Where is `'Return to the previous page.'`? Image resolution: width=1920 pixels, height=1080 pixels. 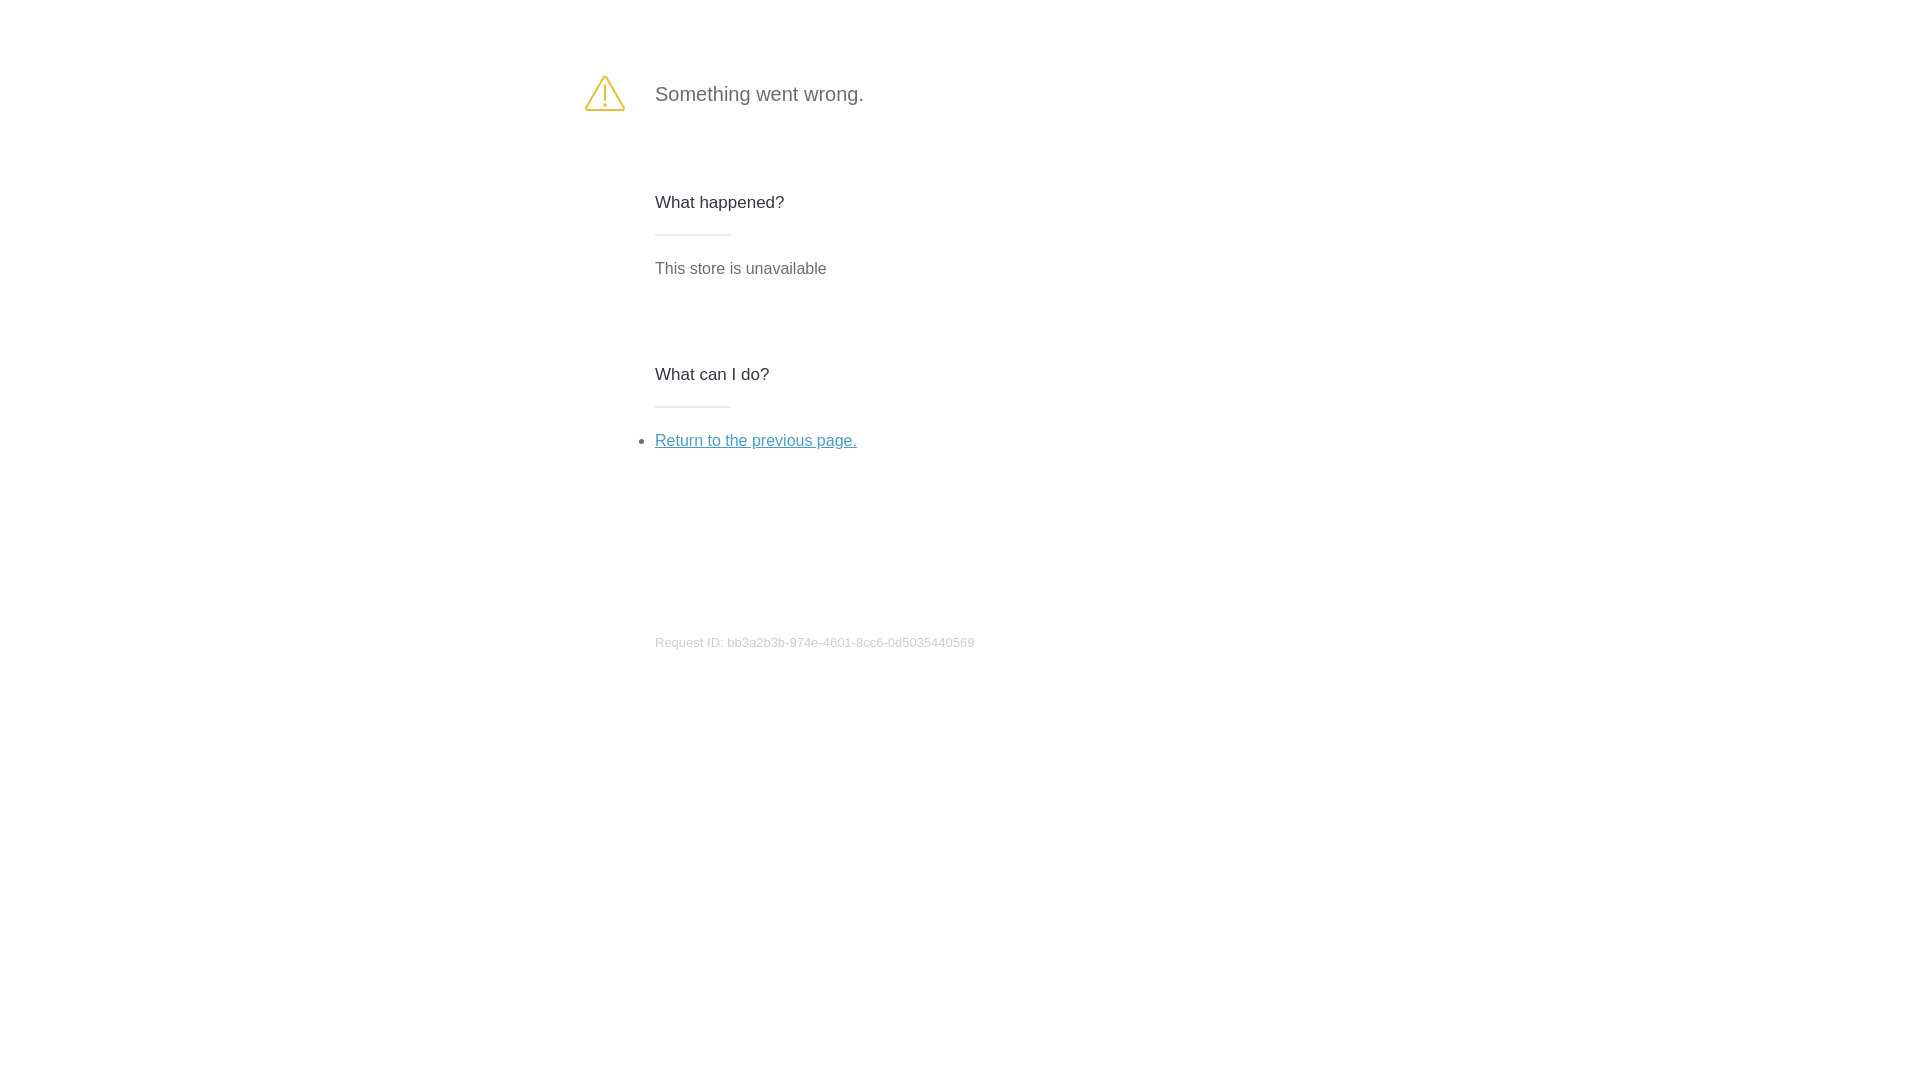
'Return to the previous page.' is located at coordinates (654, 439).